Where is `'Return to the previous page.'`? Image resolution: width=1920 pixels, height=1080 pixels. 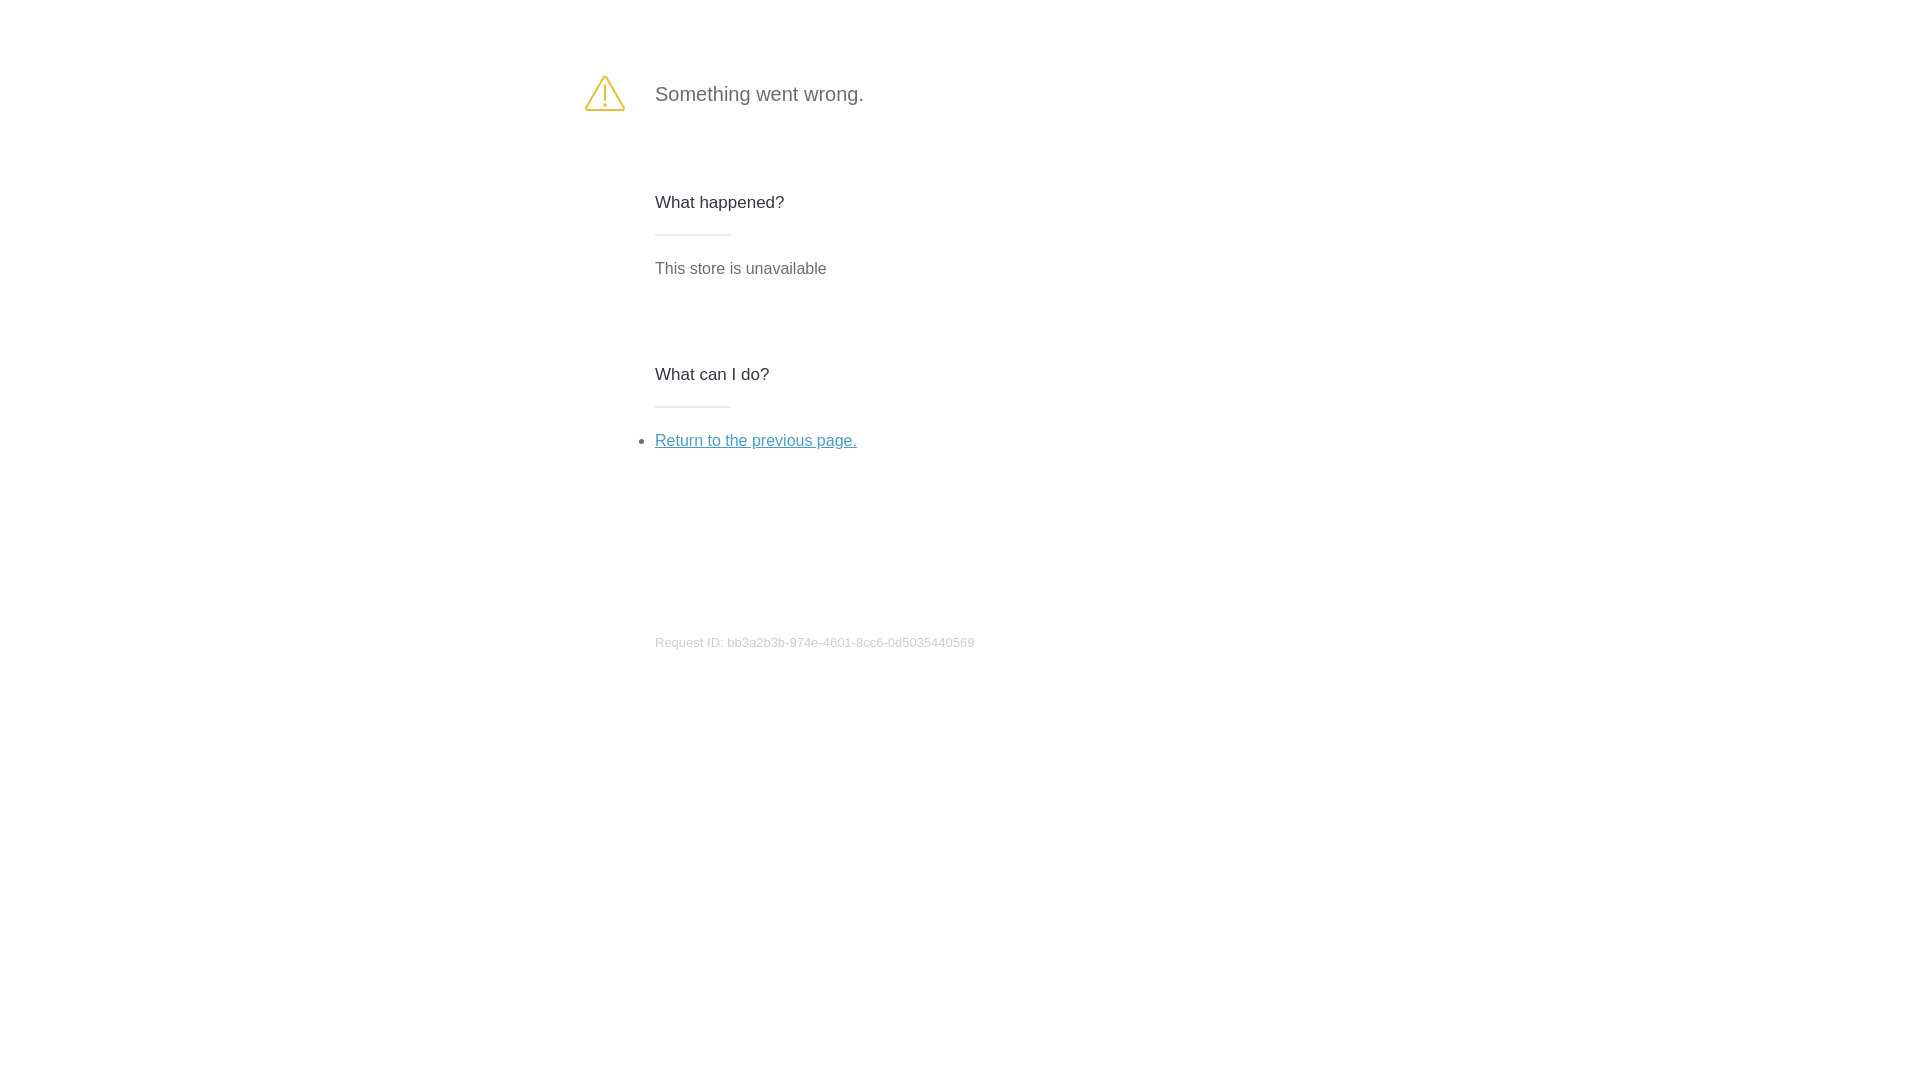
'Return to the previous page.' is located at coordinates (654, 439).